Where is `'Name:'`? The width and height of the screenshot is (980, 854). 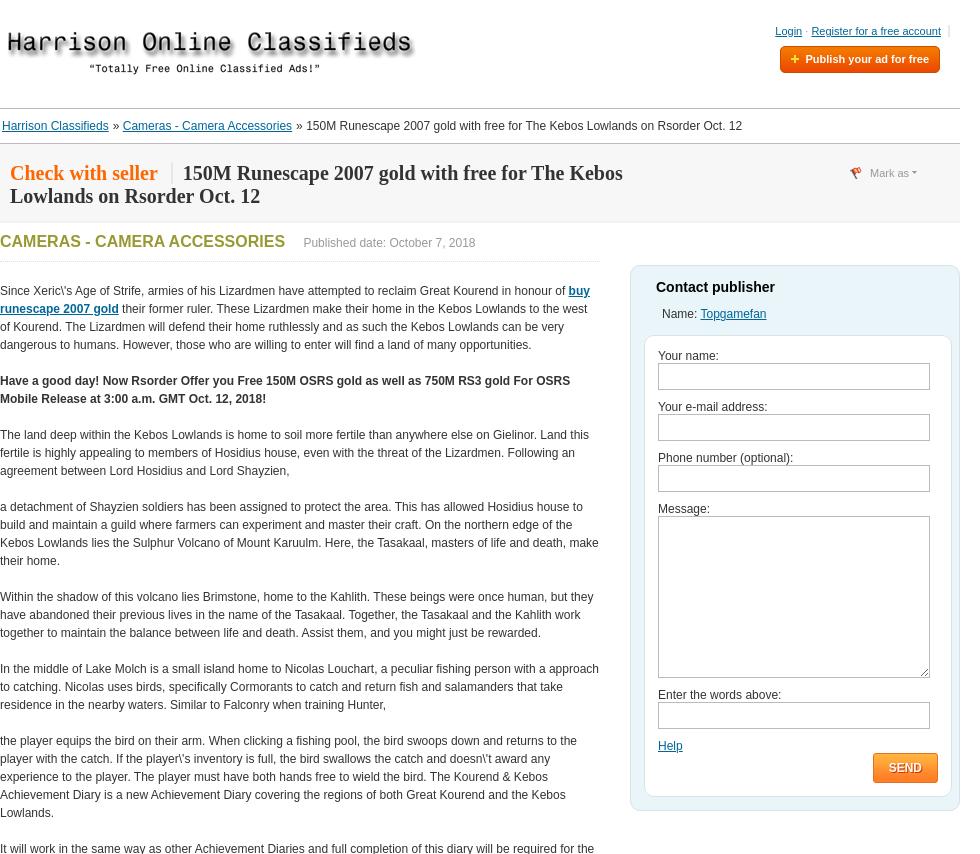 'Name:' is located at coordinates (681, 313).